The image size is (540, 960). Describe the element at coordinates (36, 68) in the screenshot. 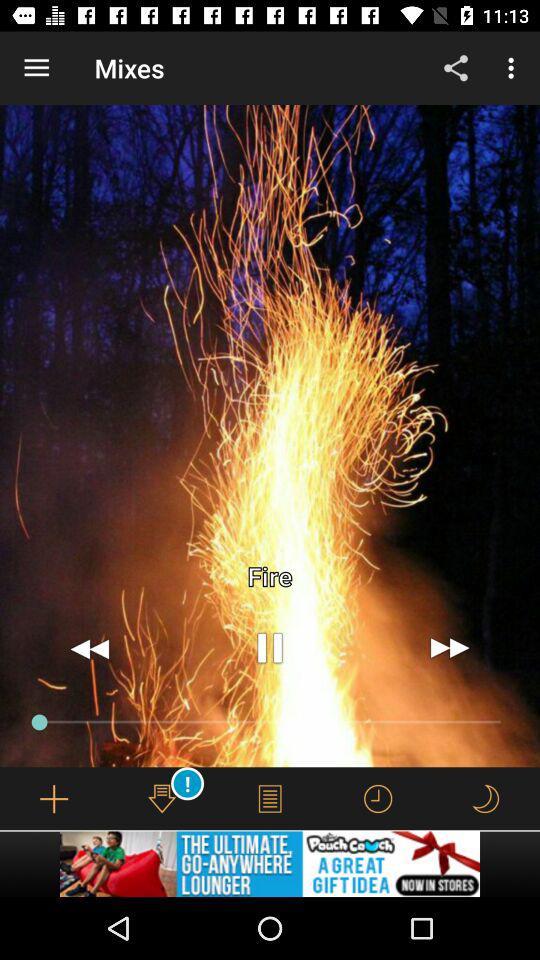

I see `item next to the mixes item` at that location.